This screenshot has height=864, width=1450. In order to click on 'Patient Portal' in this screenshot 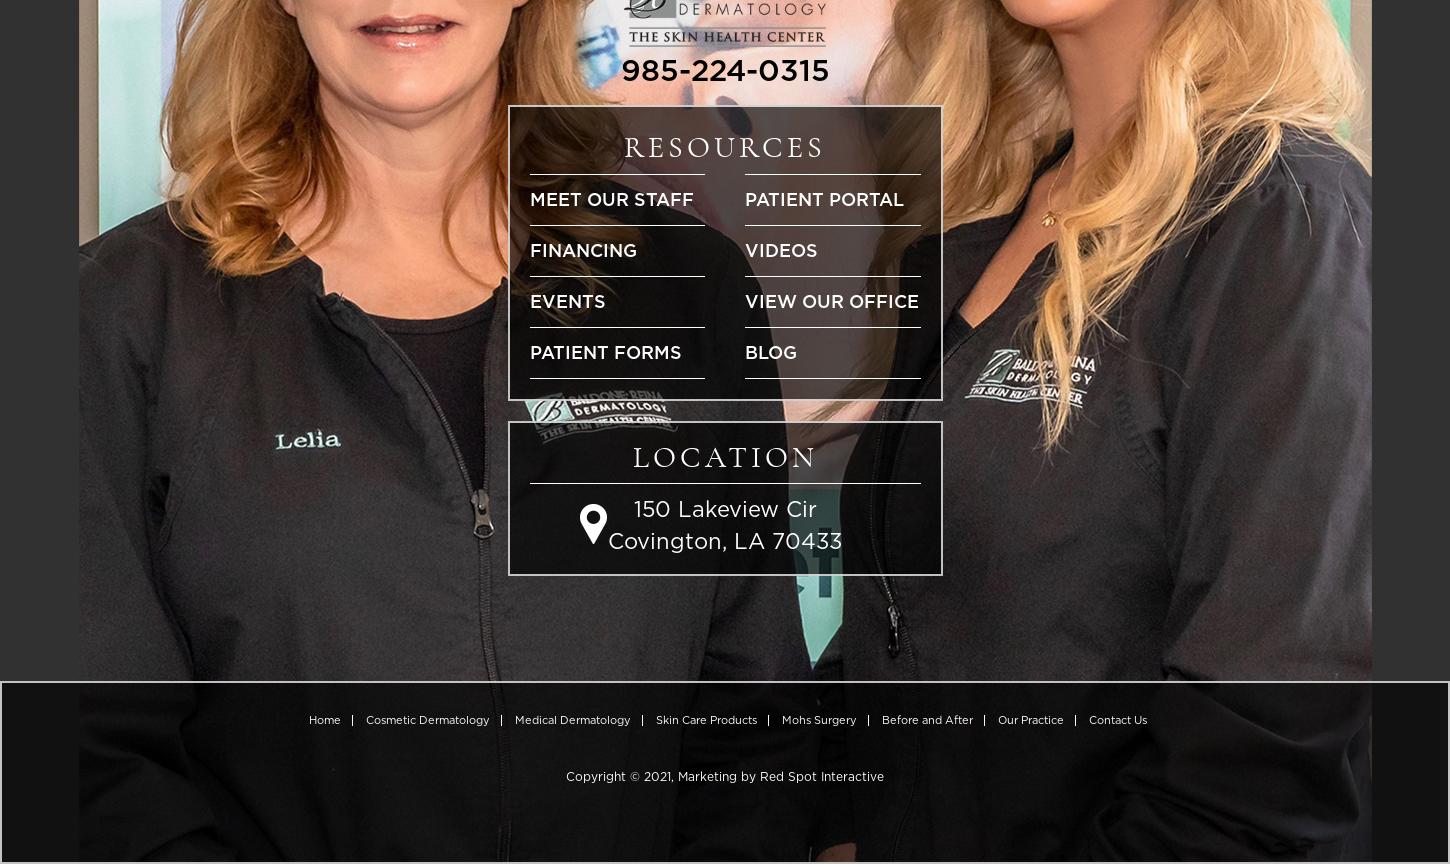, I will do `click(745, 197)`.